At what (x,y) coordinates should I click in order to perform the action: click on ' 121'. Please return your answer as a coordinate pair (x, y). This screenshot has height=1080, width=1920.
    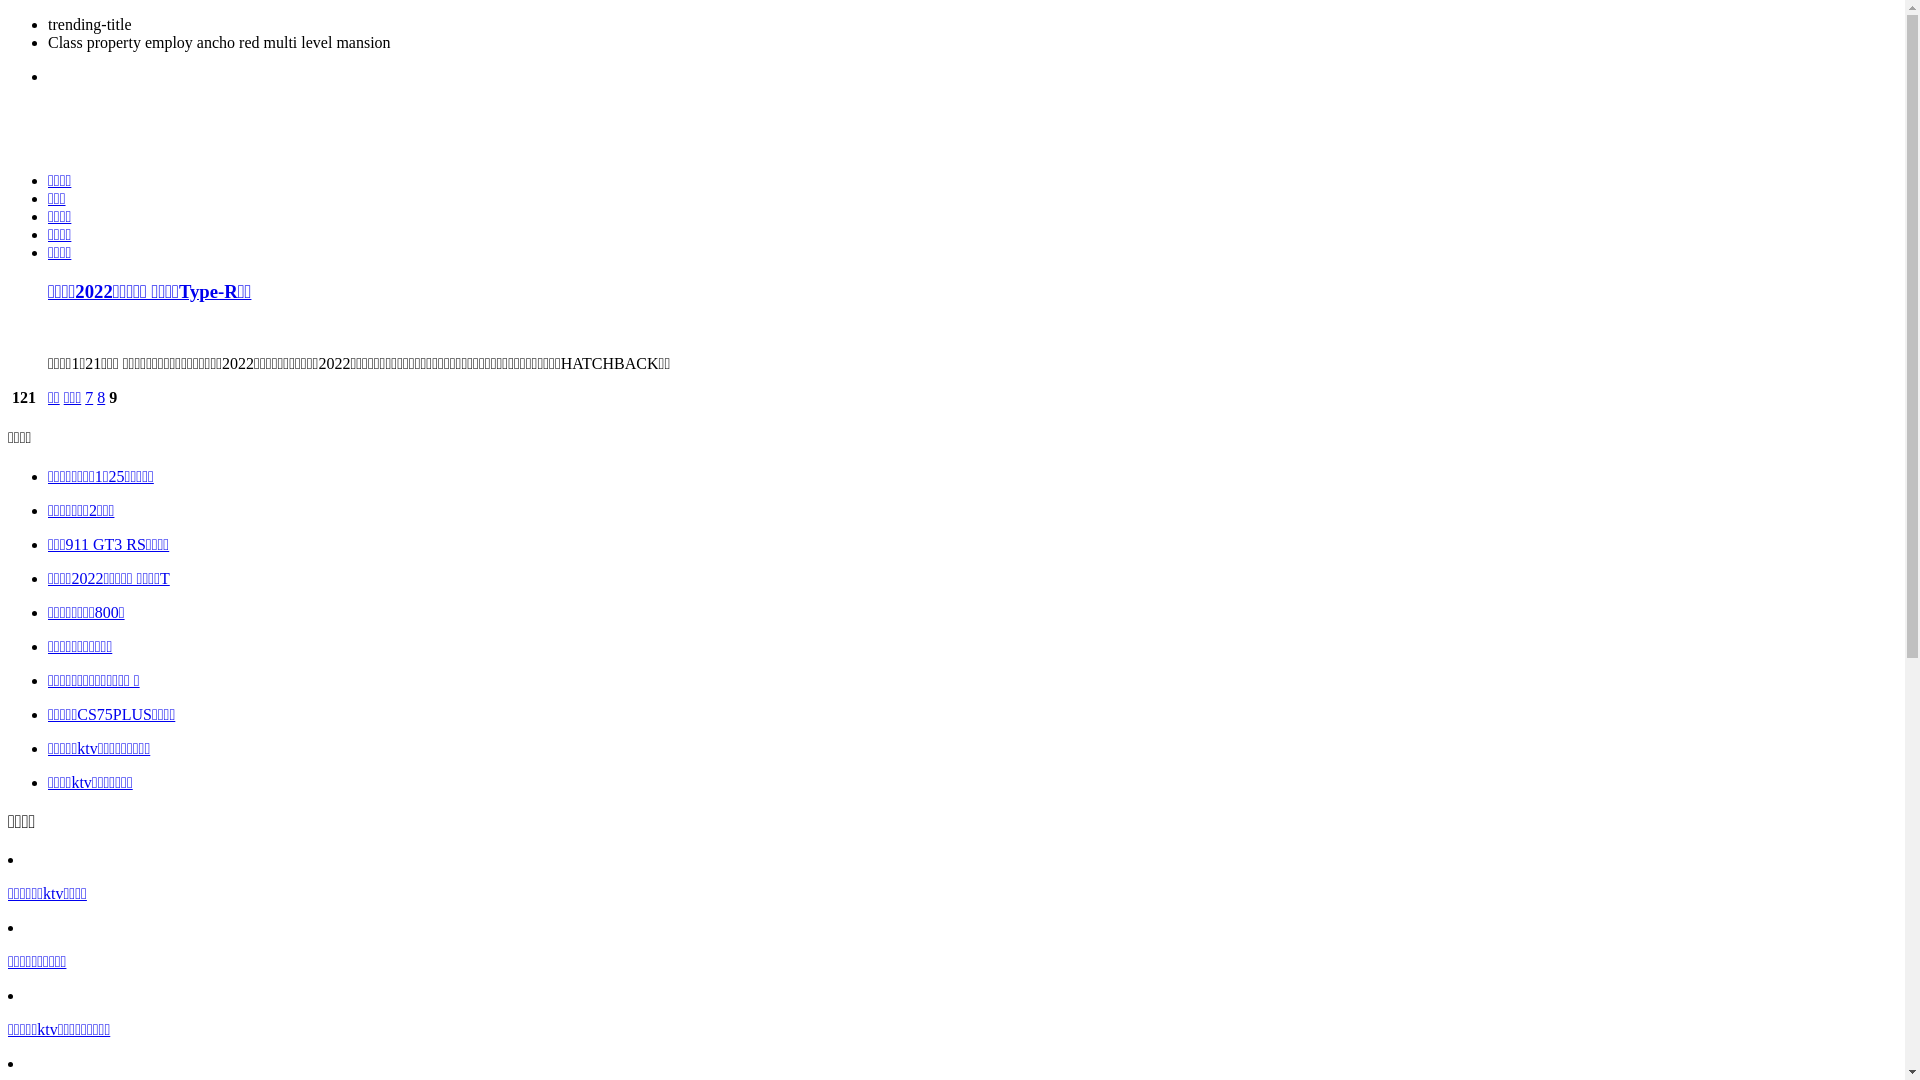
    Looking at the image, I should click on (24, 397).